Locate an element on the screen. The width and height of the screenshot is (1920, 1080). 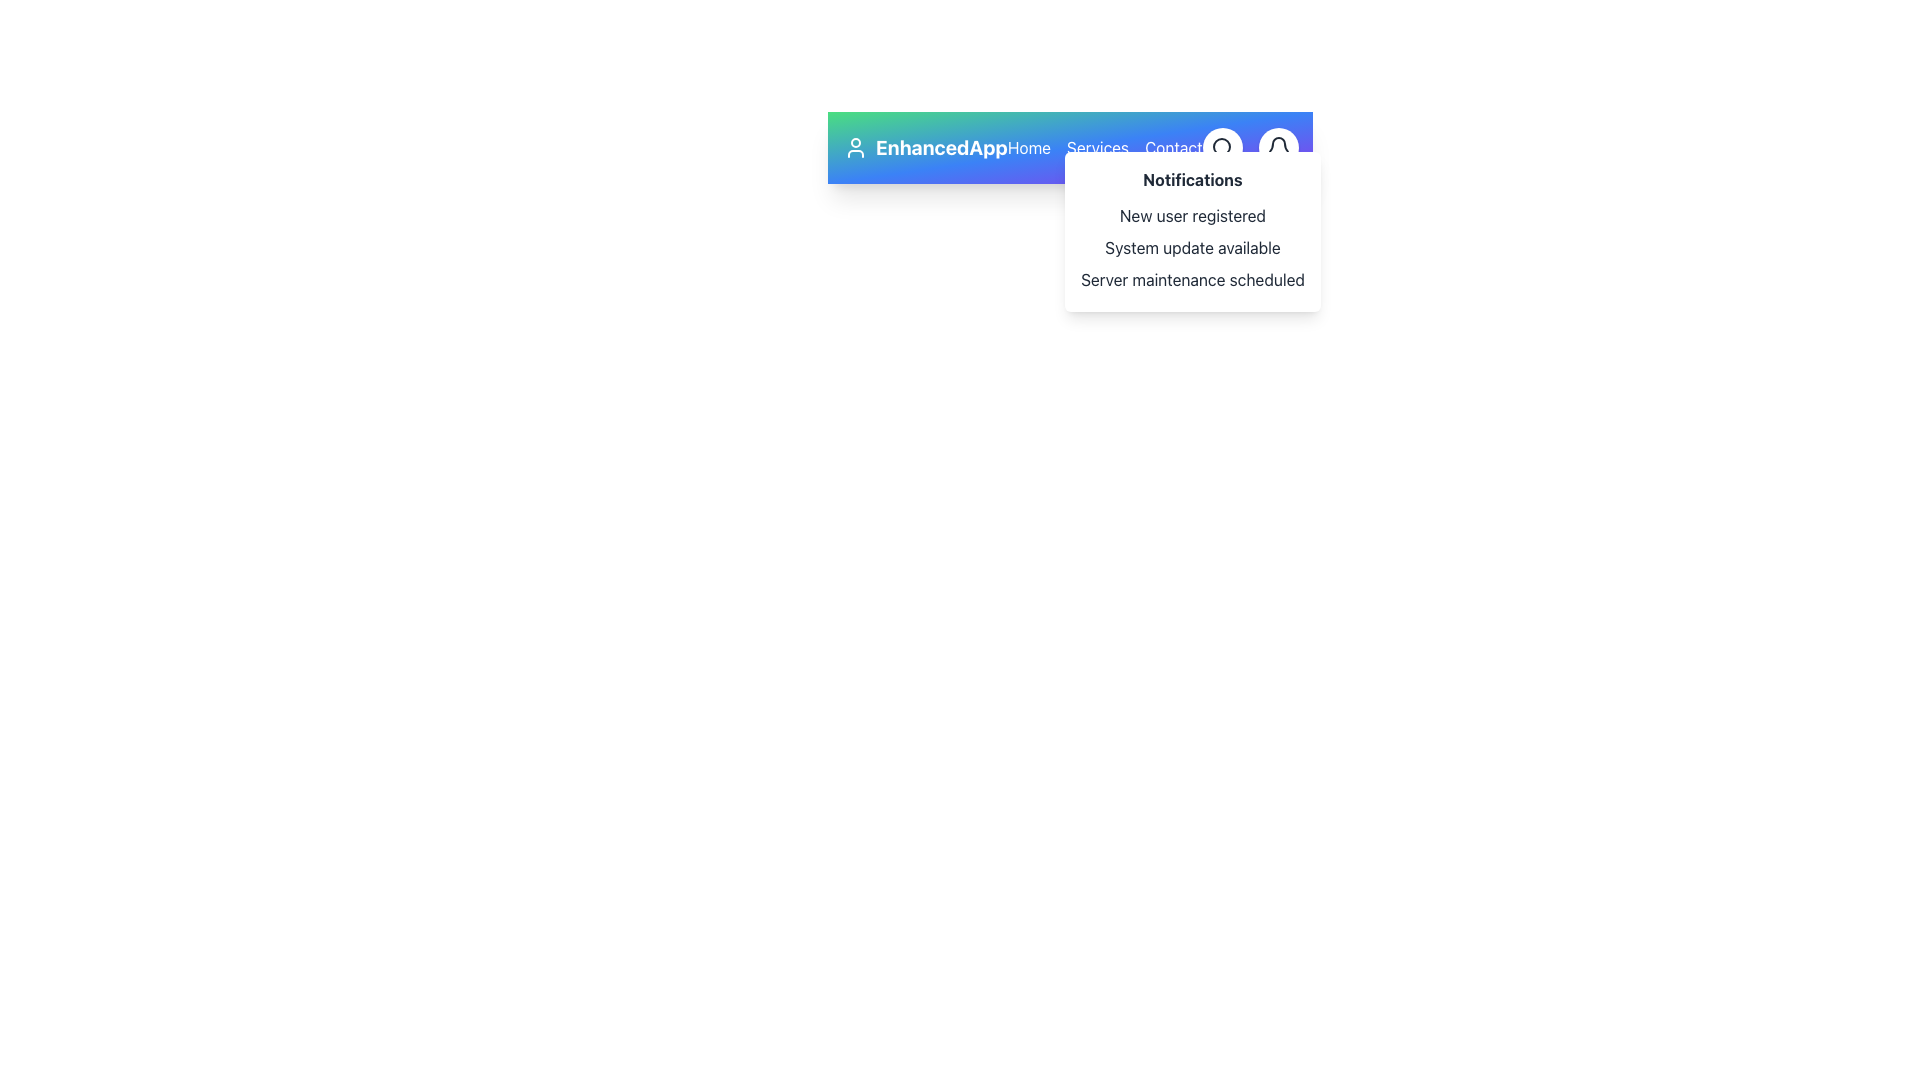
the second text label in the dropdown menu that informs users about an available system update, located between 'New user registered' and 'Server maintenance scheduled' is located at coordinates (1193, 246).